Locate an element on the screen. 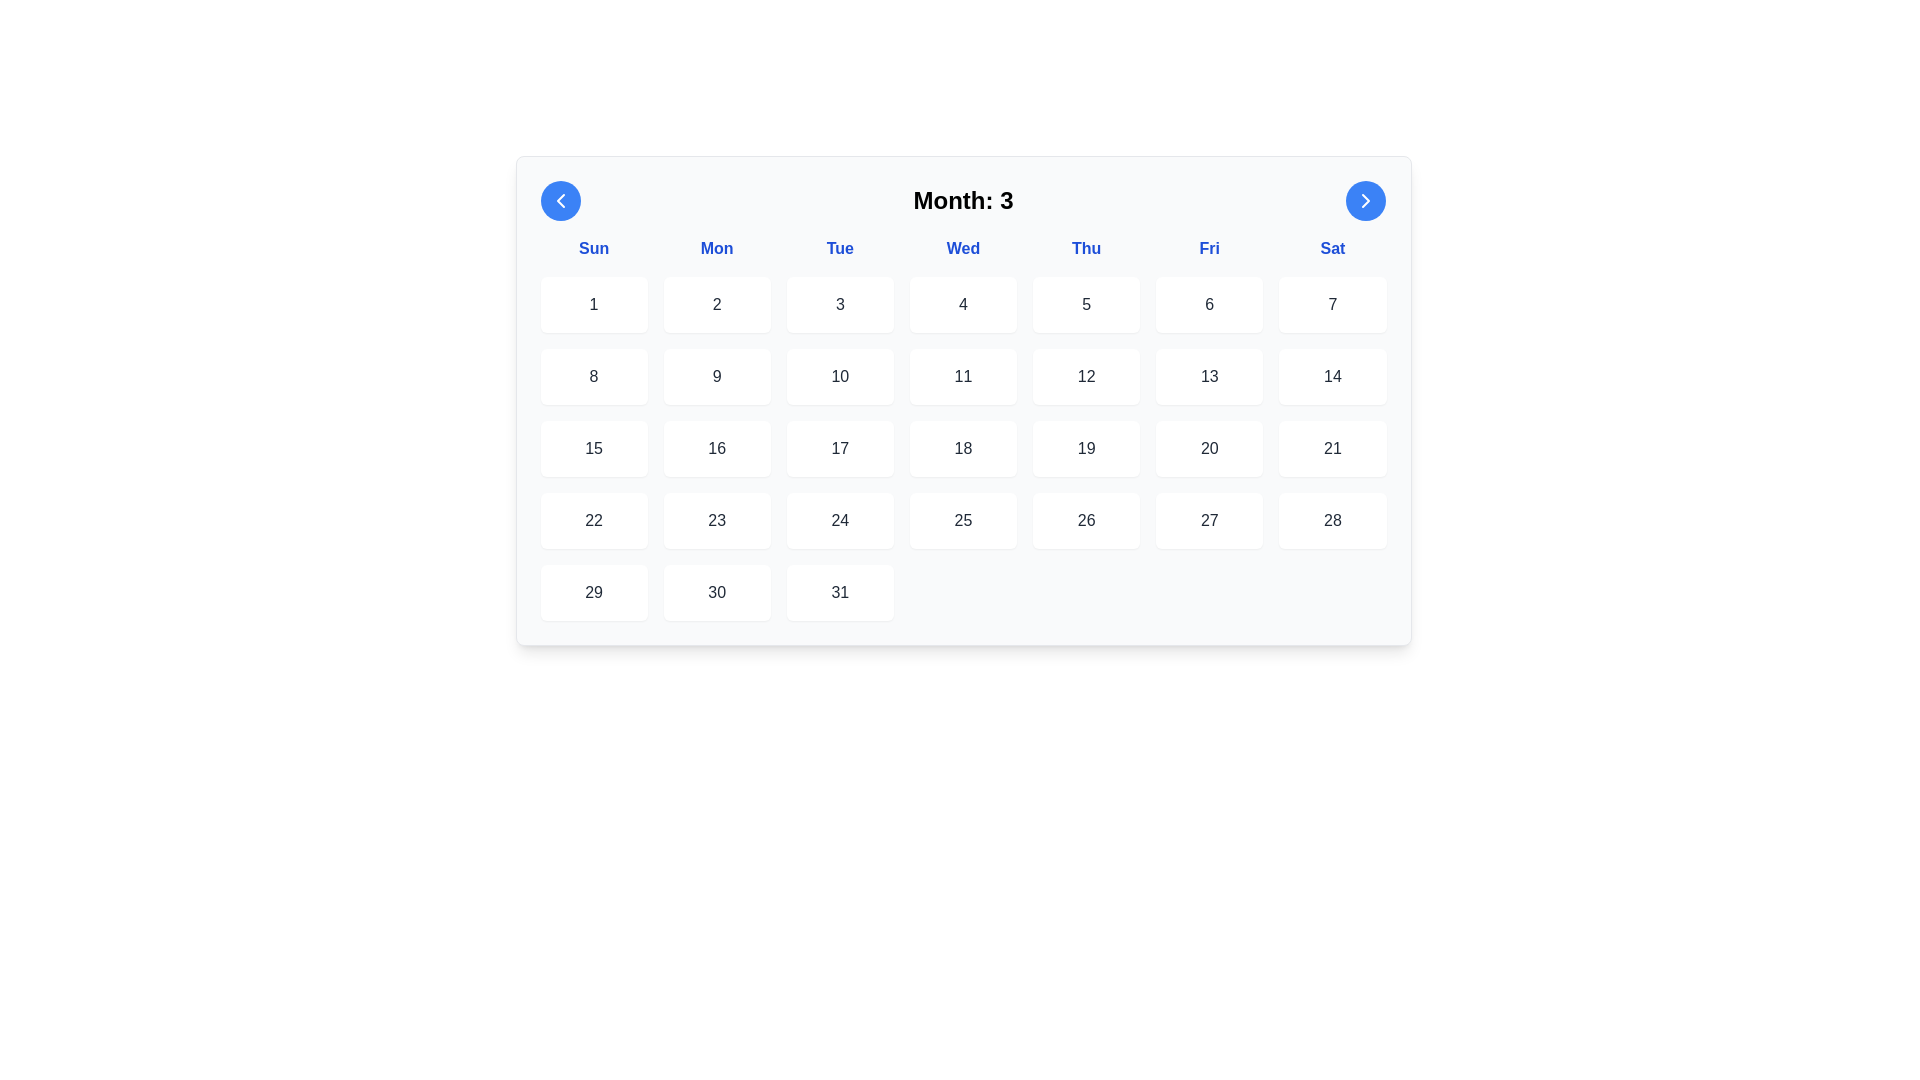  the text label displaying 'Month: 3' which is centered between two circular blue buttons in the top bar of the calendar widget is located at coordinates (963, 200).